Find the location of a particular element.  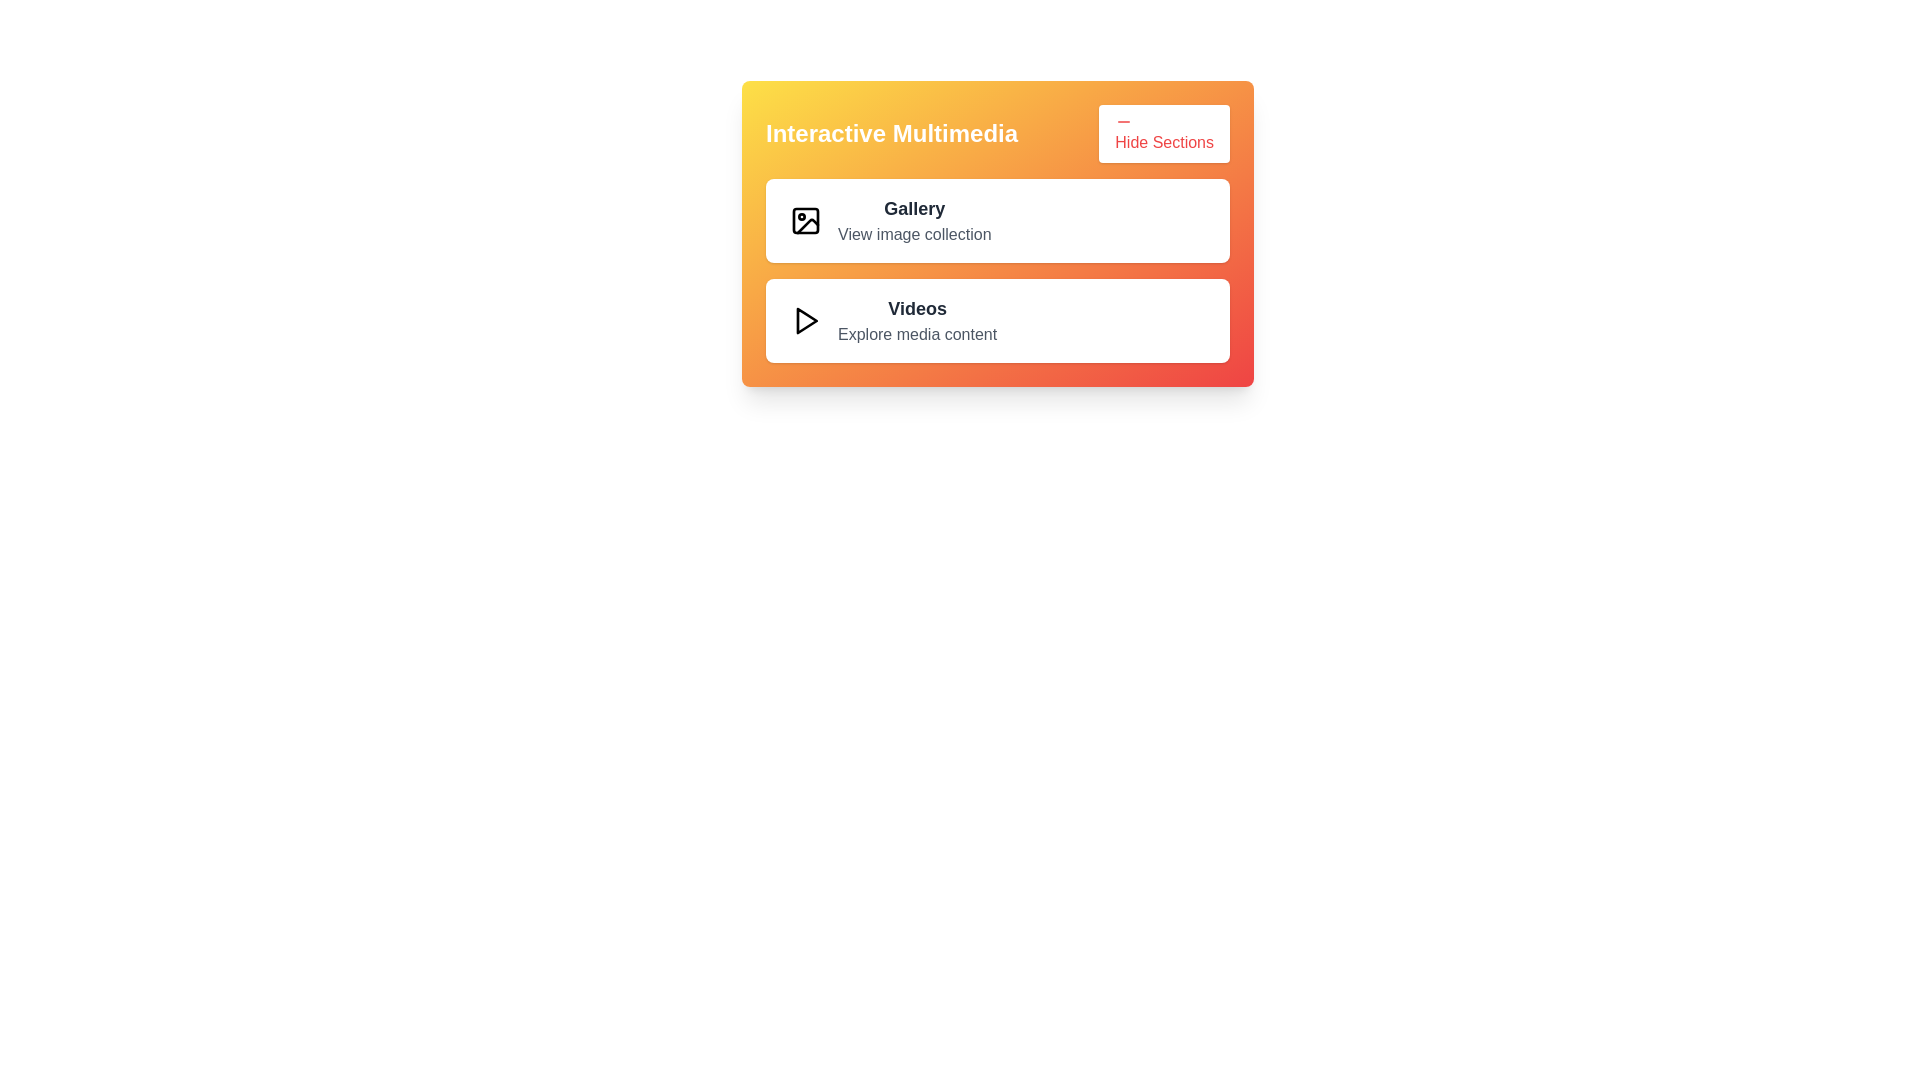

the collapse icon located at the upper-right side of the 'Hide Sections' button, which is visually represented to collapse or hide sections is located at coordinates (1124, 122).